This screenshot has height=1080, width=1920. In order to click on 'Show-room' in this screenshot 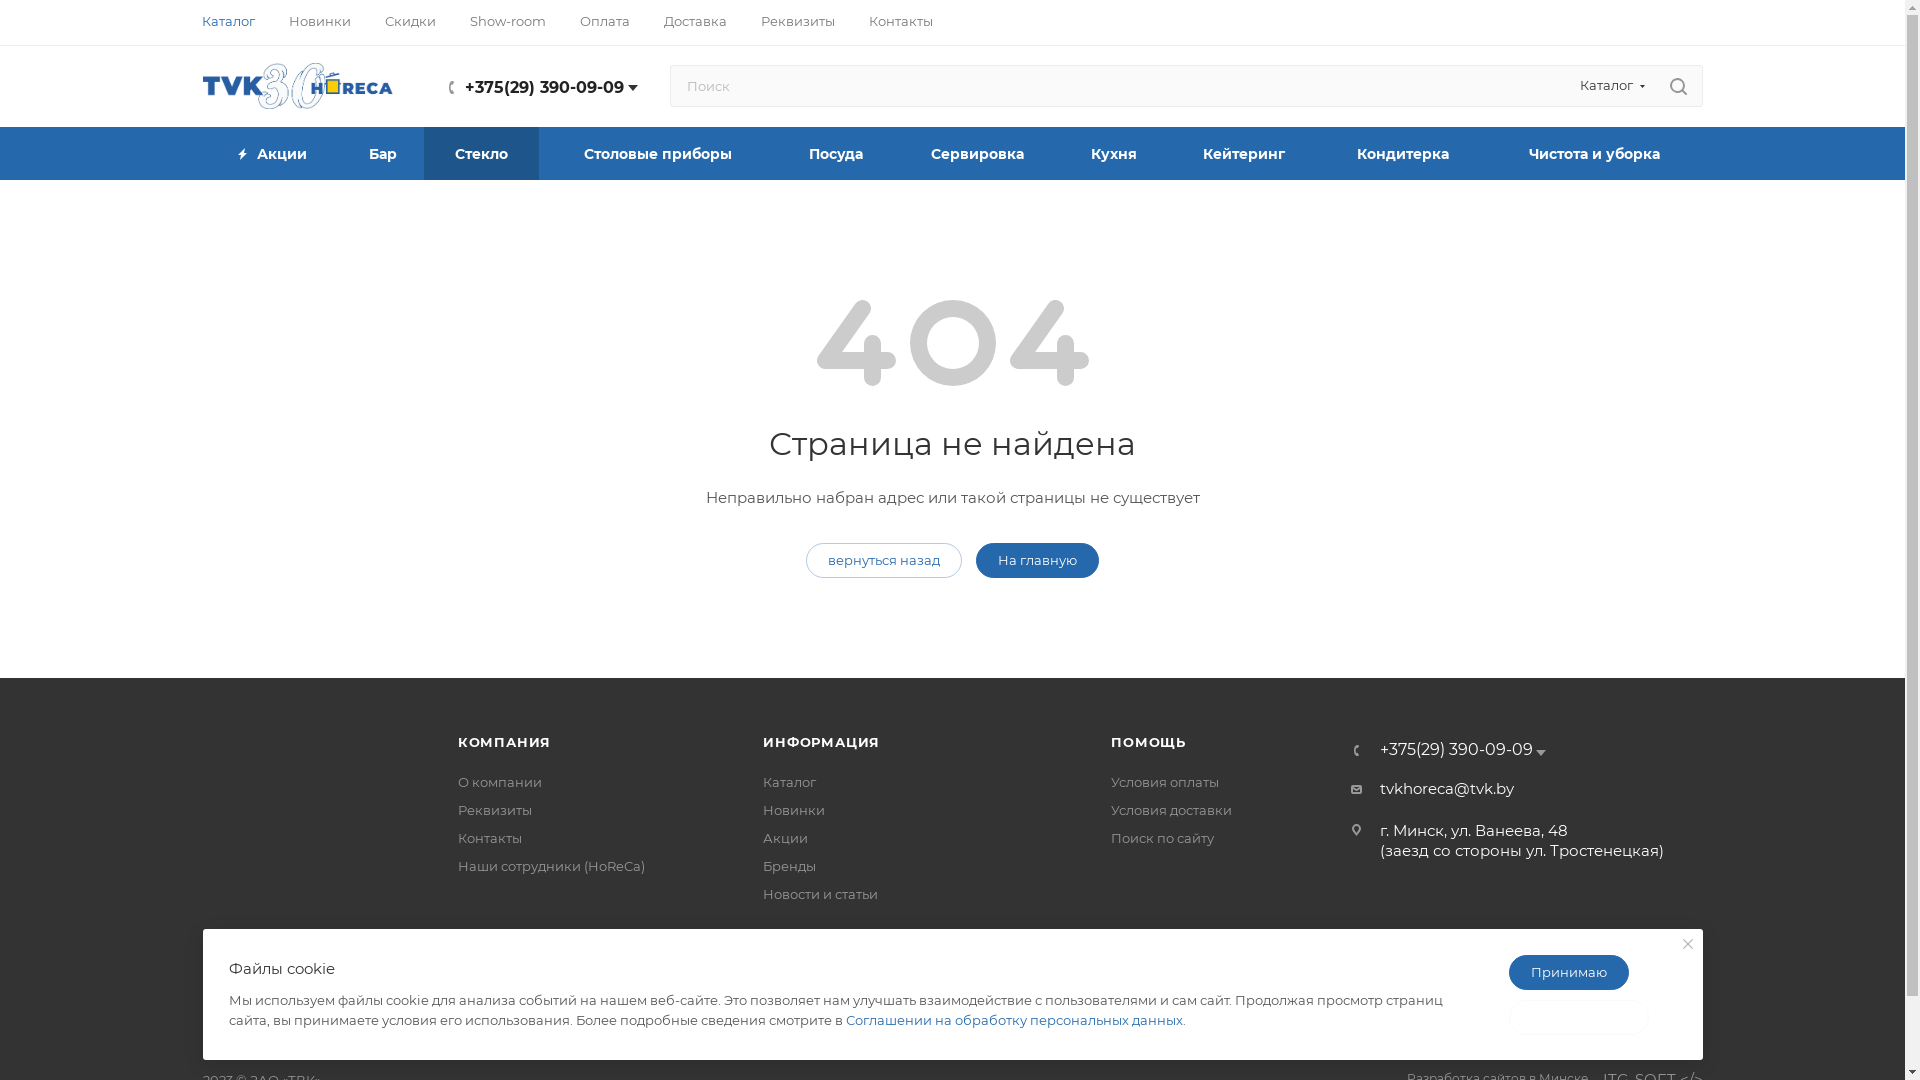, I will do `click(508, 20)`.